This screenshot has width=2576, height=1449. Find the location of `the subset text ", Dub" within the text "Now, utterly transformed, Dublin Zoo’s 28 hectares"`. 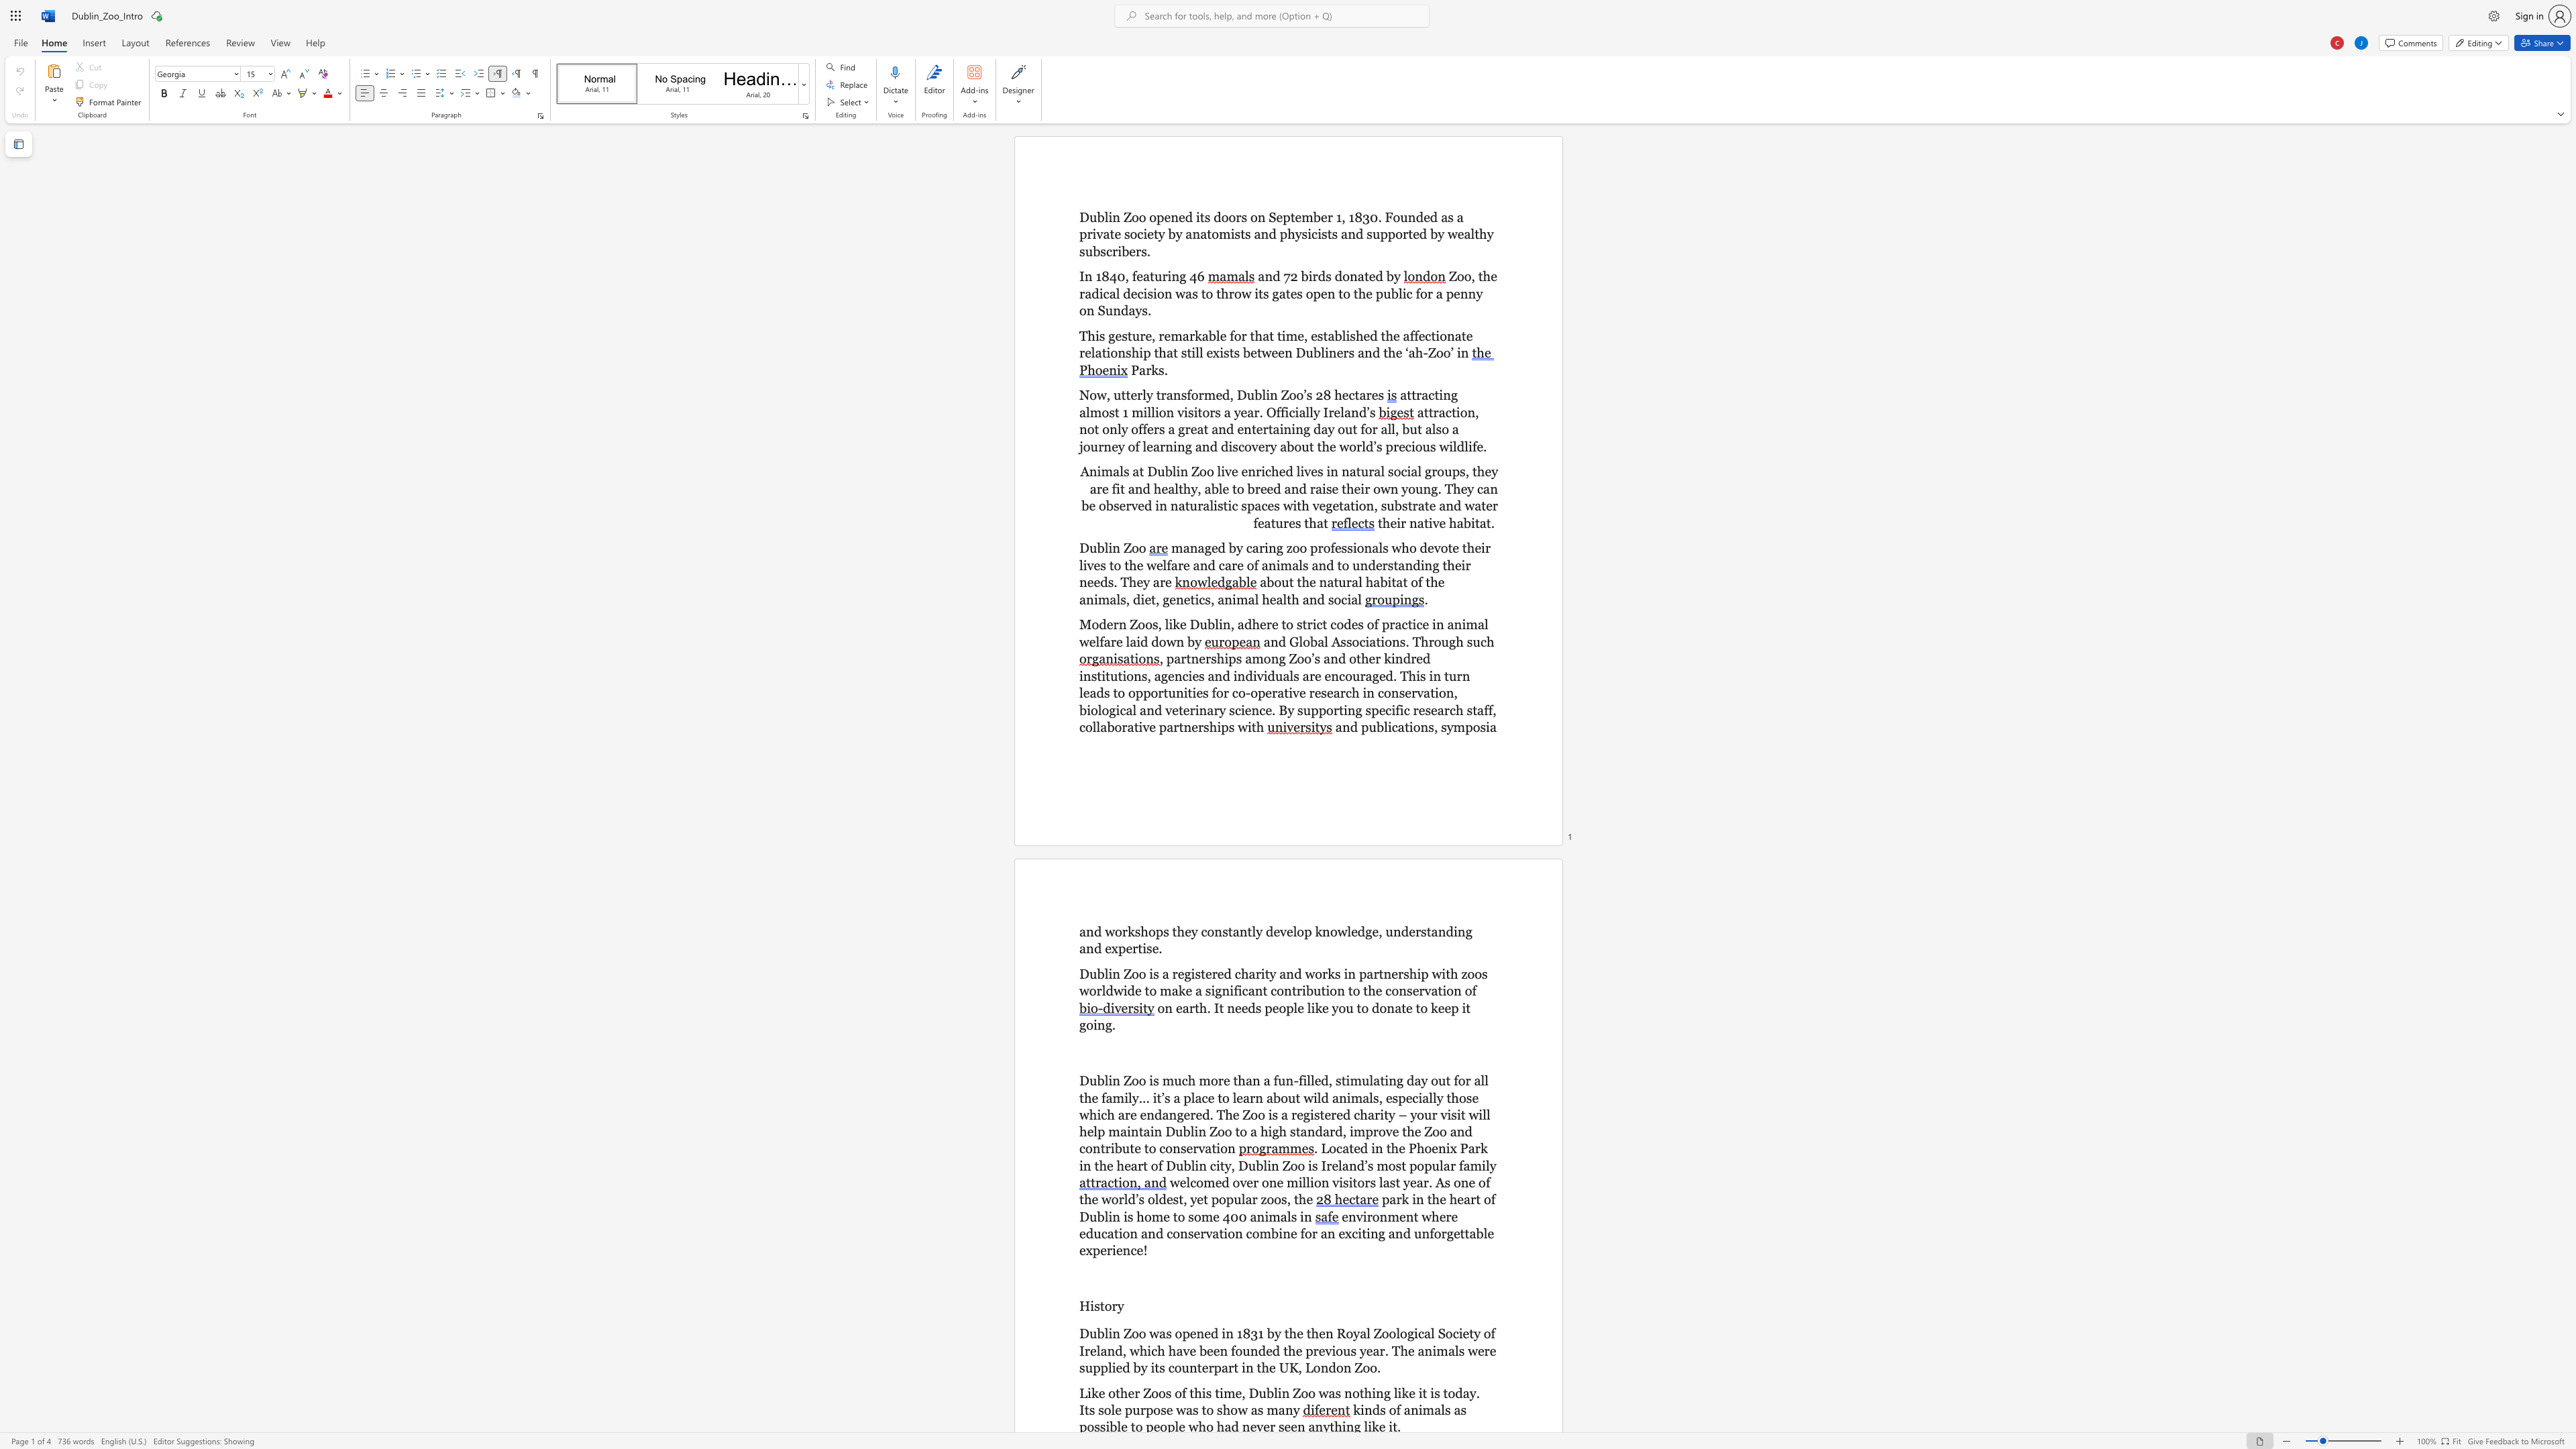

the subset text ", Dub" within the text "Now, utterly transformed, Dublin Zoo’s 28 hectares" is located at coordinates (1230, 395).